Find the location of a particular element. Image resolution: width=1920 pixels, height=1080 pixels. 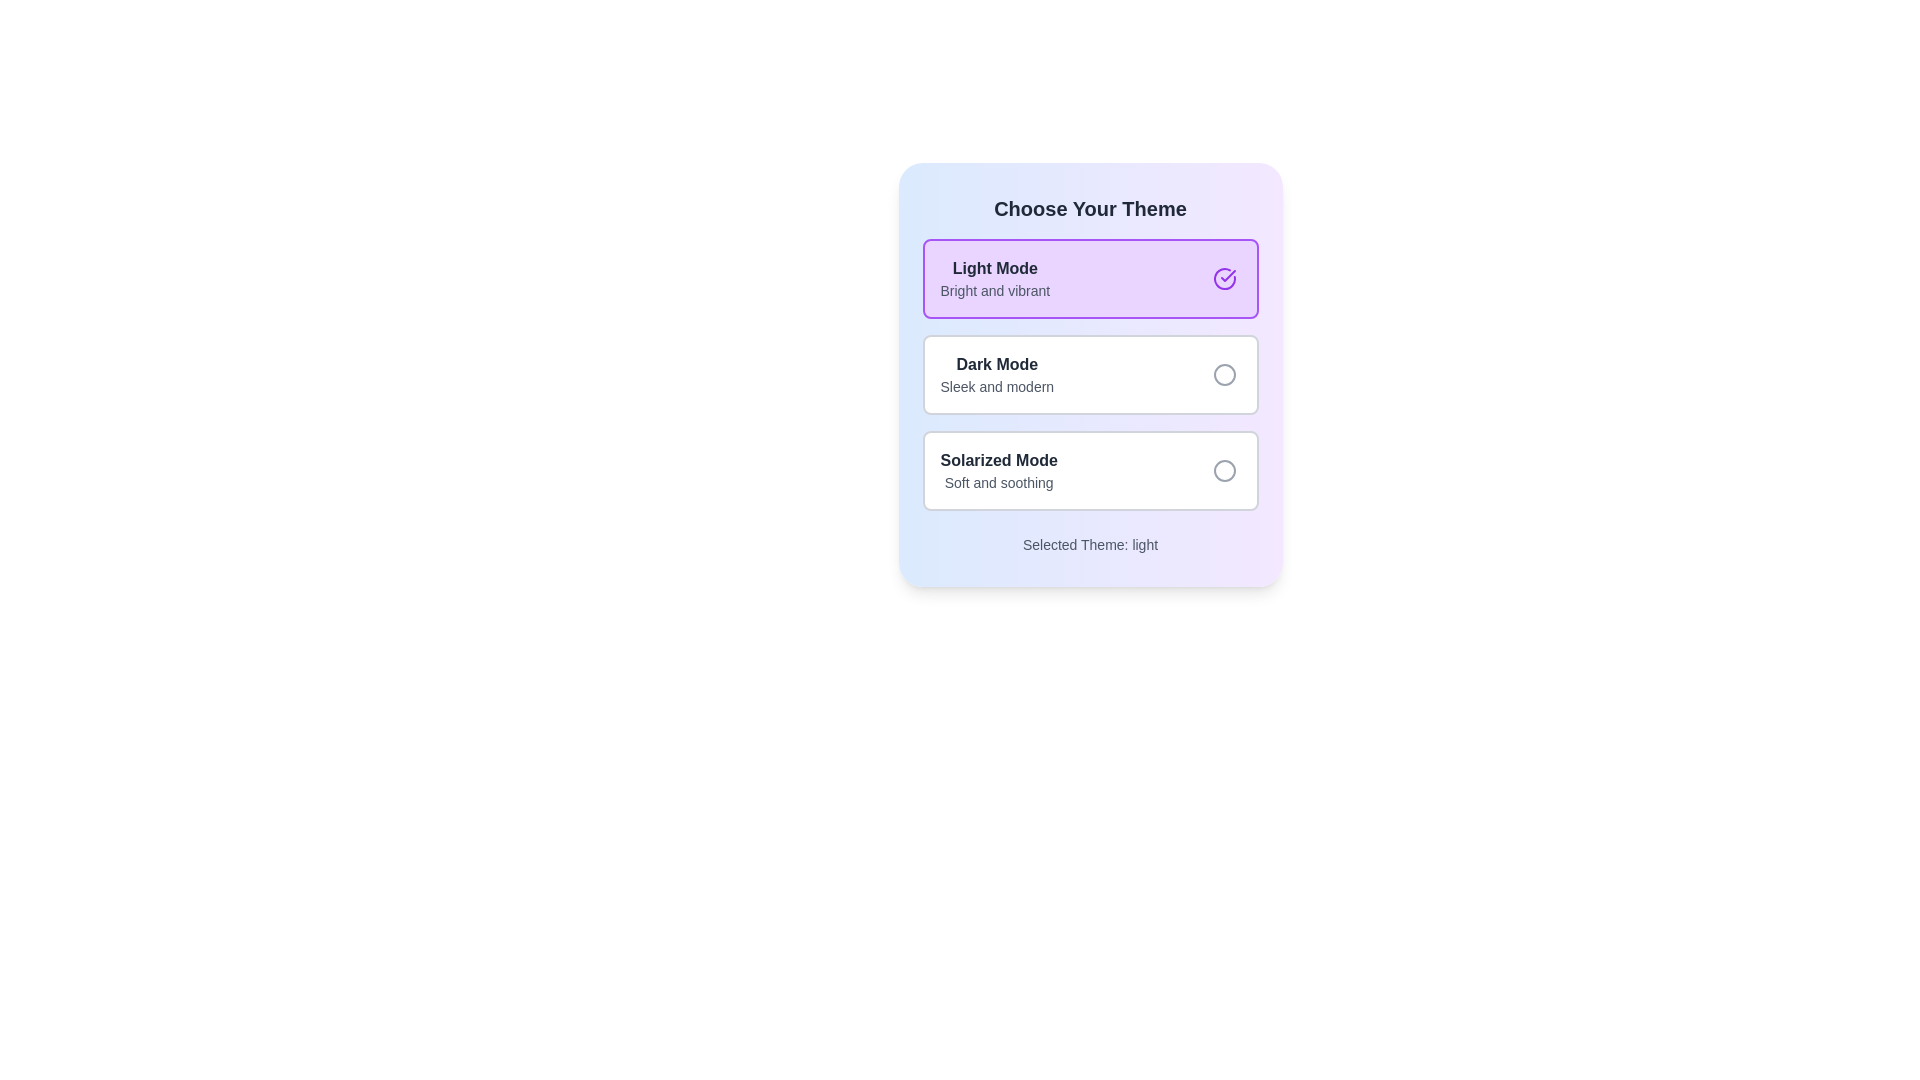

the unfilled circular radio button styled with a gray border is located at coordinates (1223, 374).